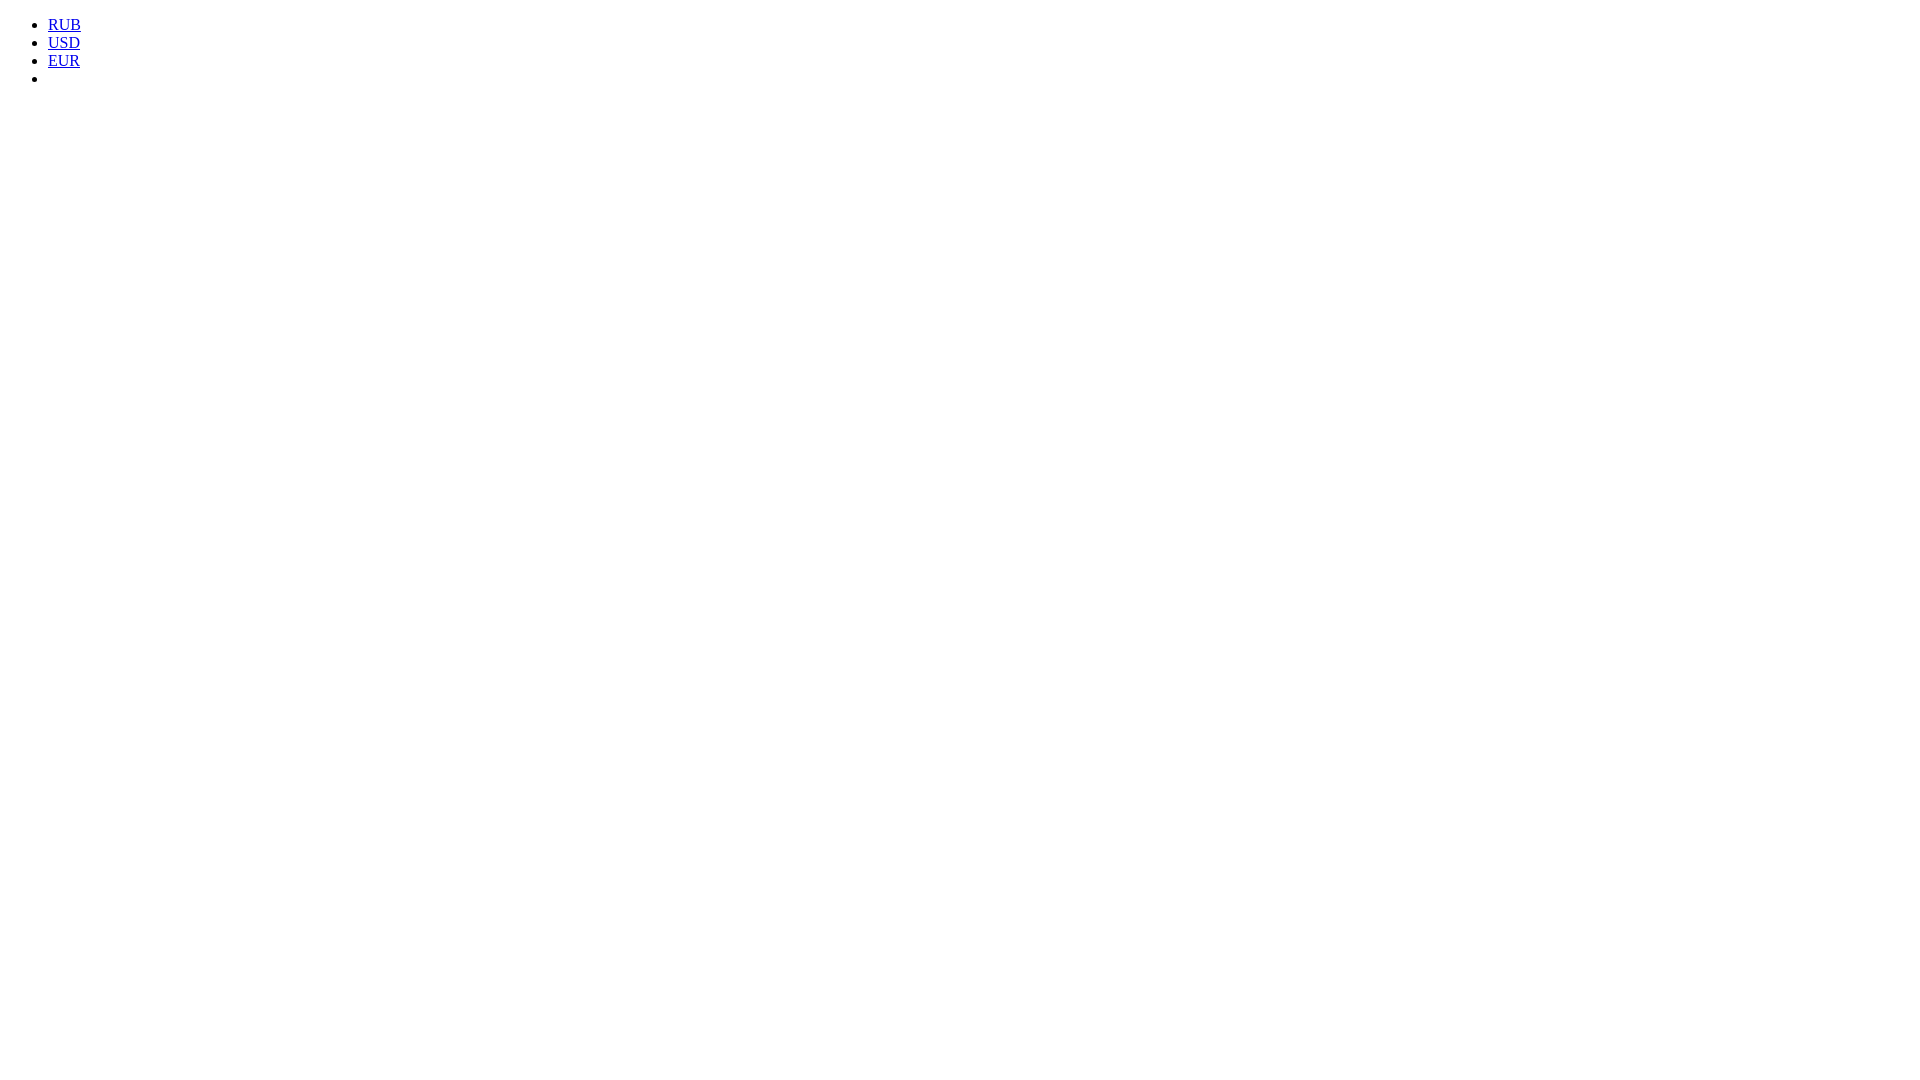  What do you see at coordinates (63, 42) in the screenshot?
I see `'USD'` at bounding box center [63, 42].